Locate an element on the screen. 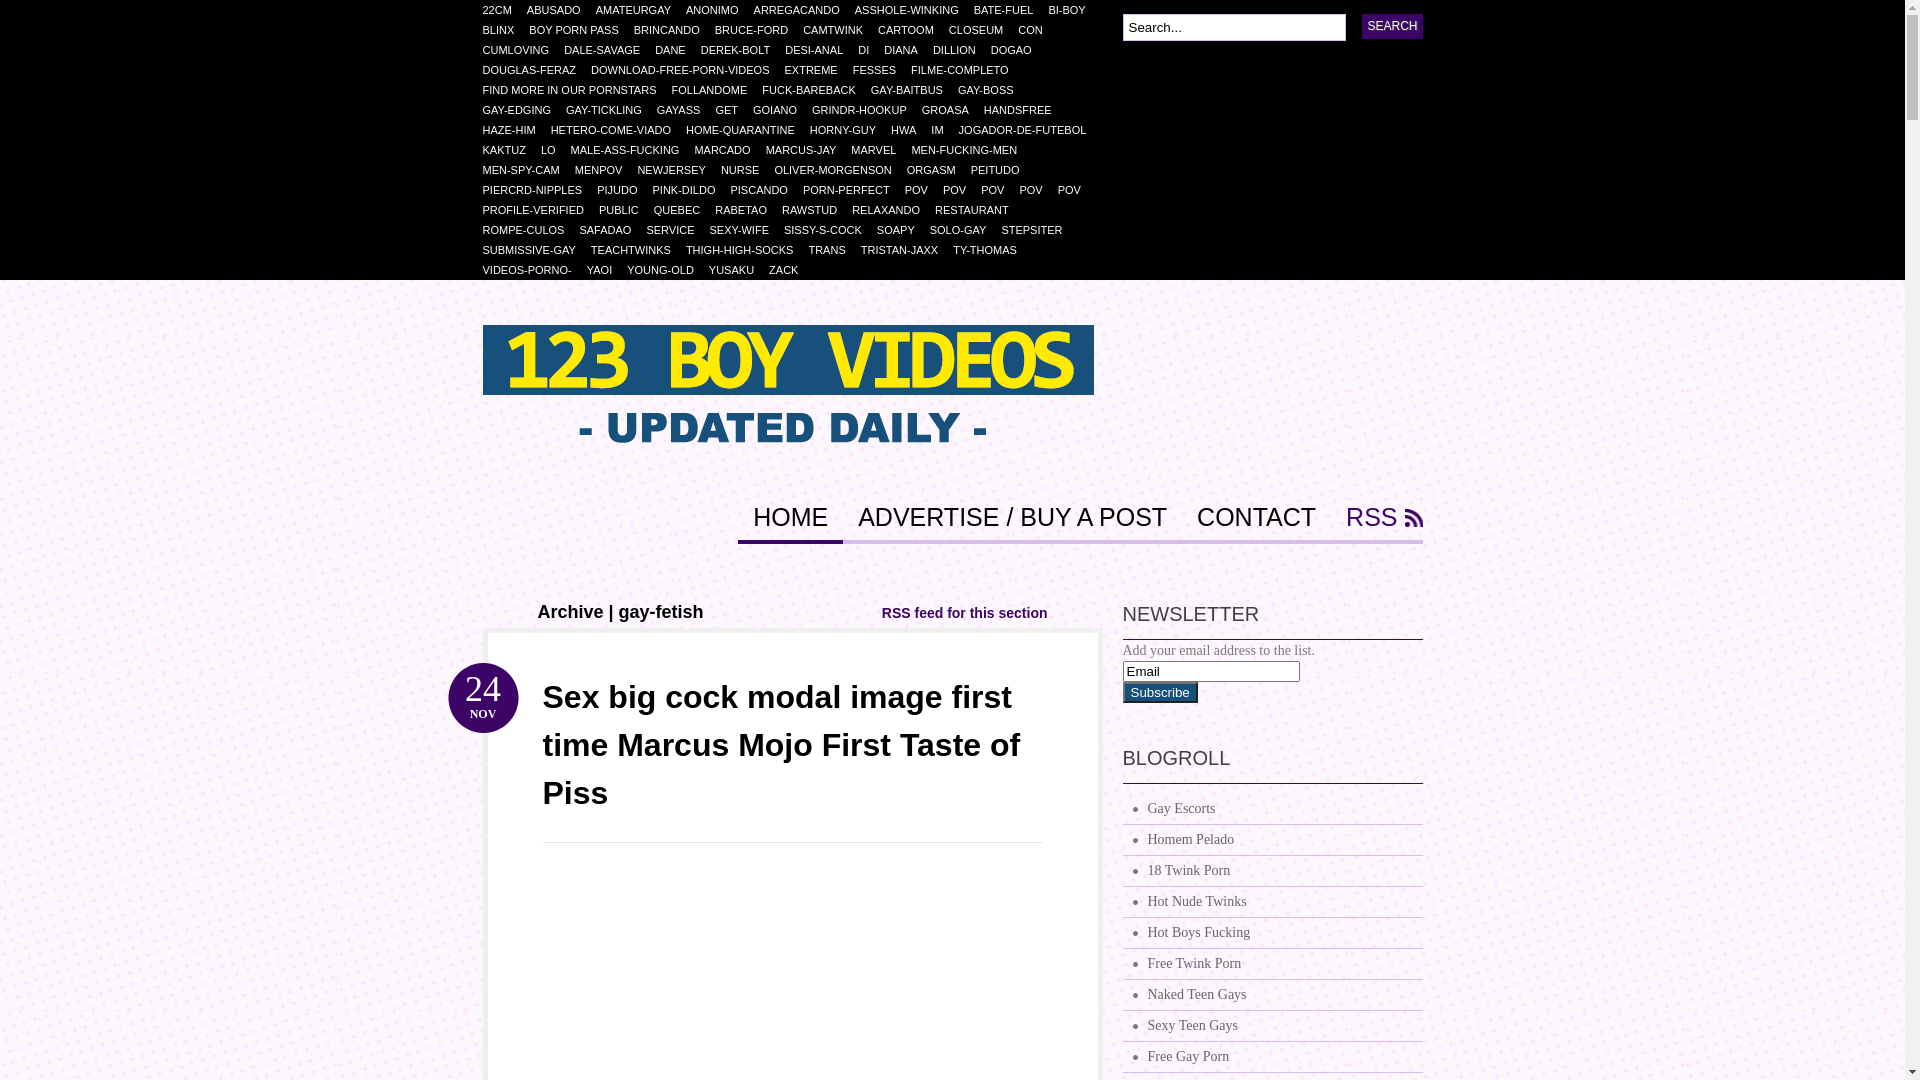 The image size is (1920, 1080). 'RSS feed for this section' is located at coordinates (964, 612).